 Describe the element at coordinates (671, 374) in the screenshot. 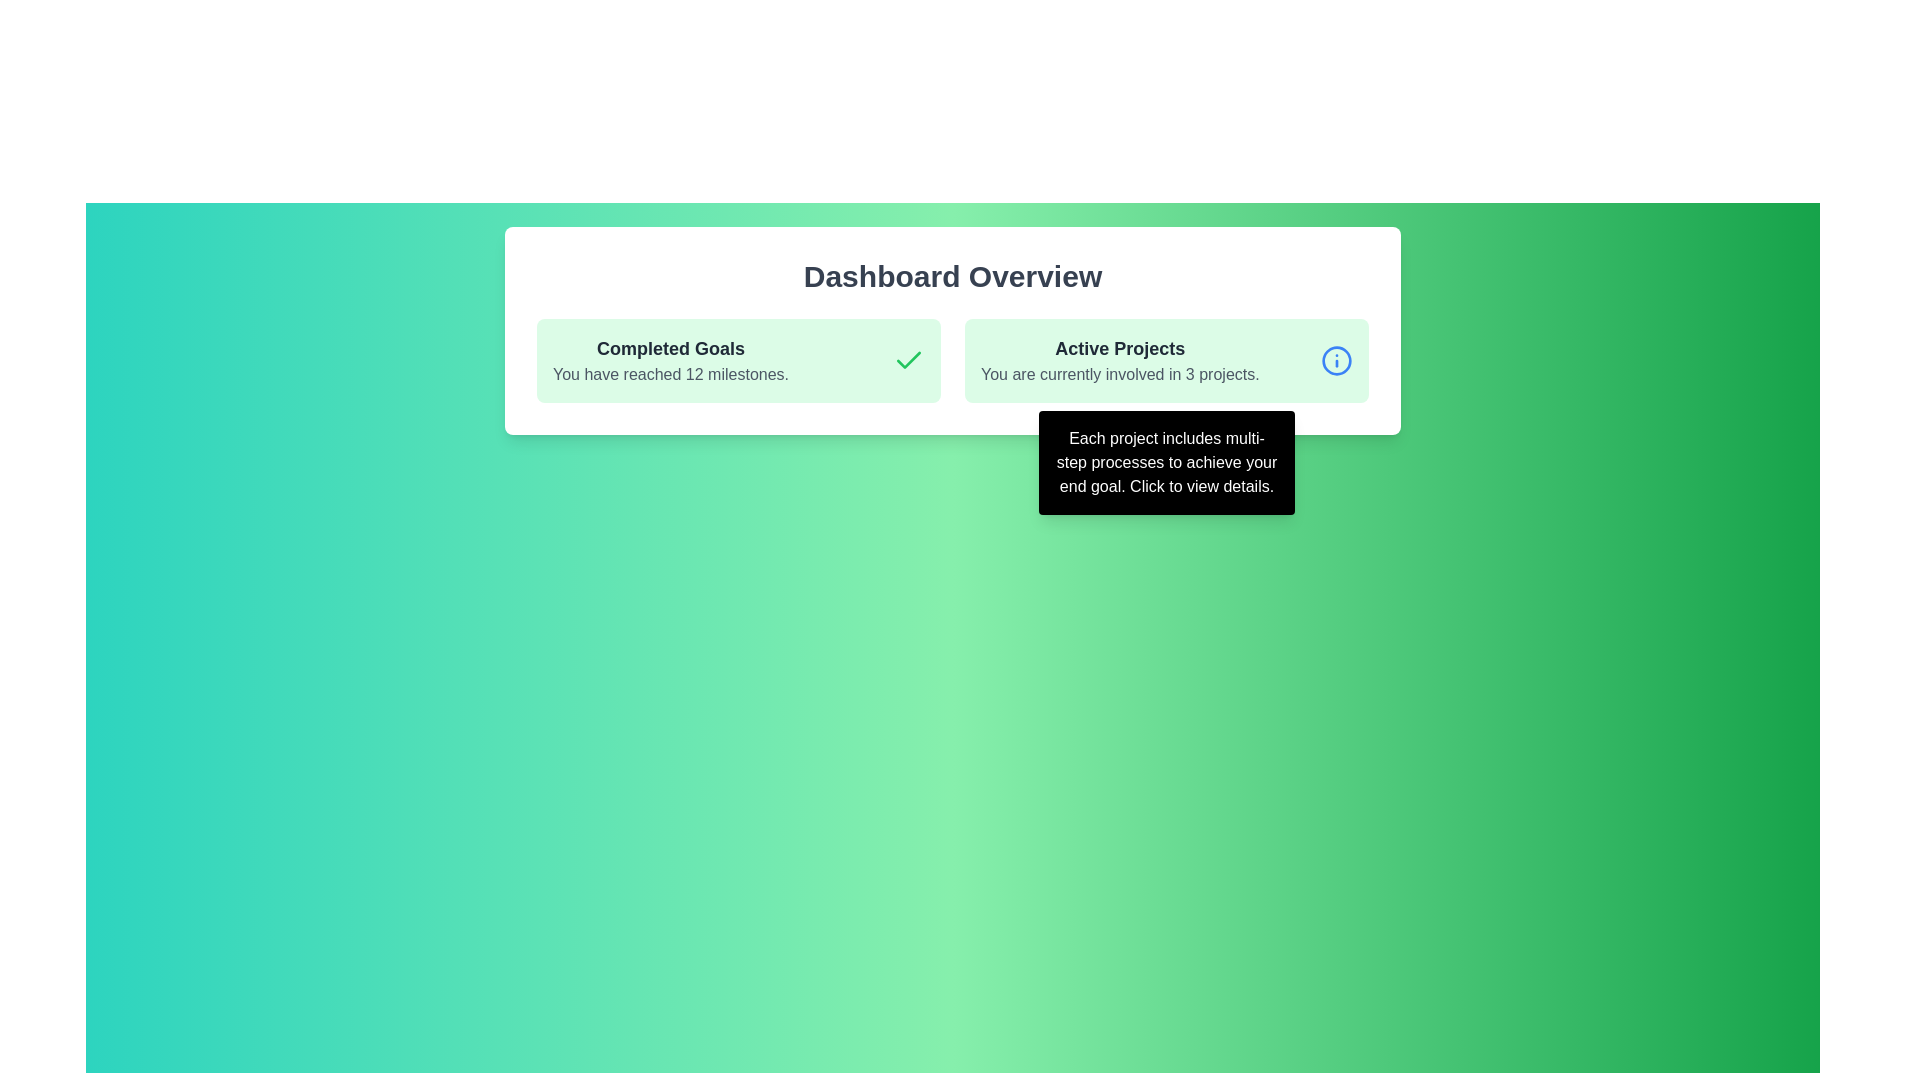

I see `the static text element that reads 'You have reached 12 milestones.' styled with a gray font on a greenish background, located under the title 'Completed Goals.'` at that location.